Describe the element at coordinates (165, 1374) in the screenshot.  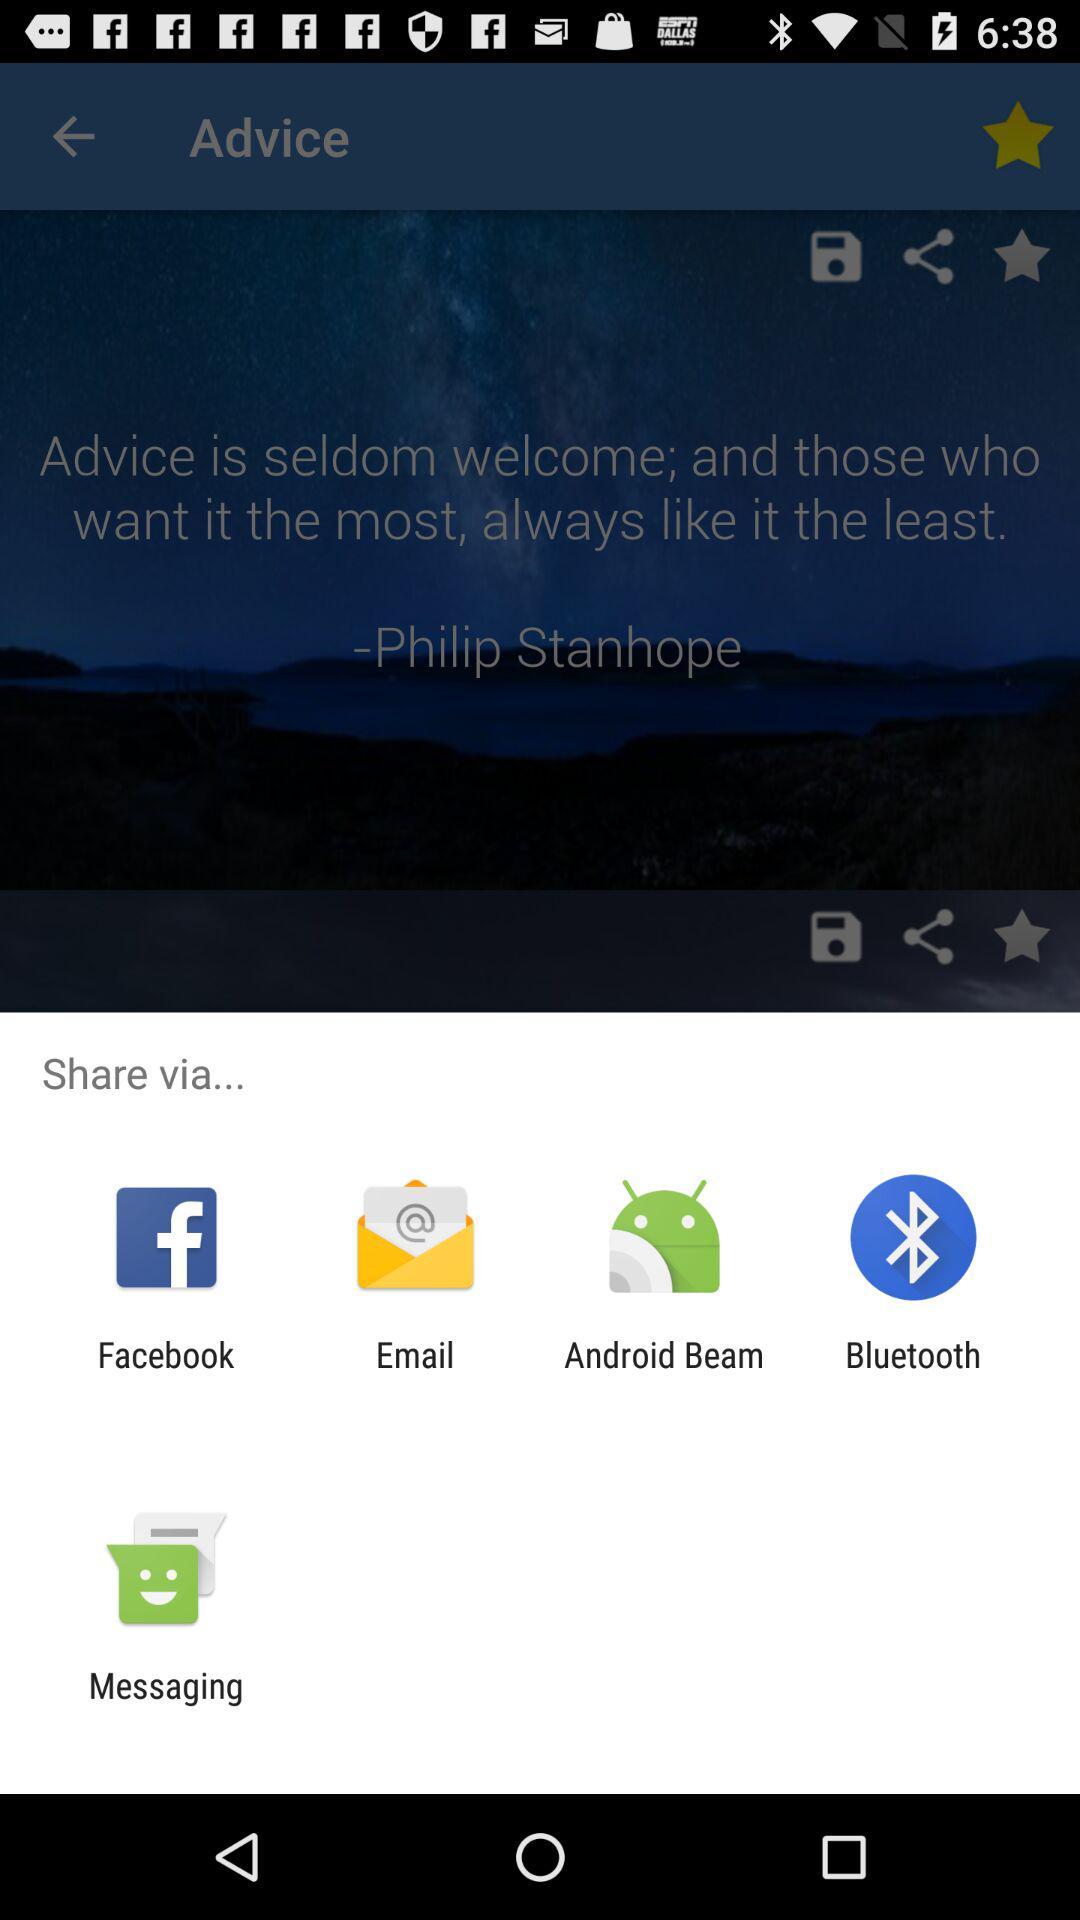
I see `the facebook icon` at that location.